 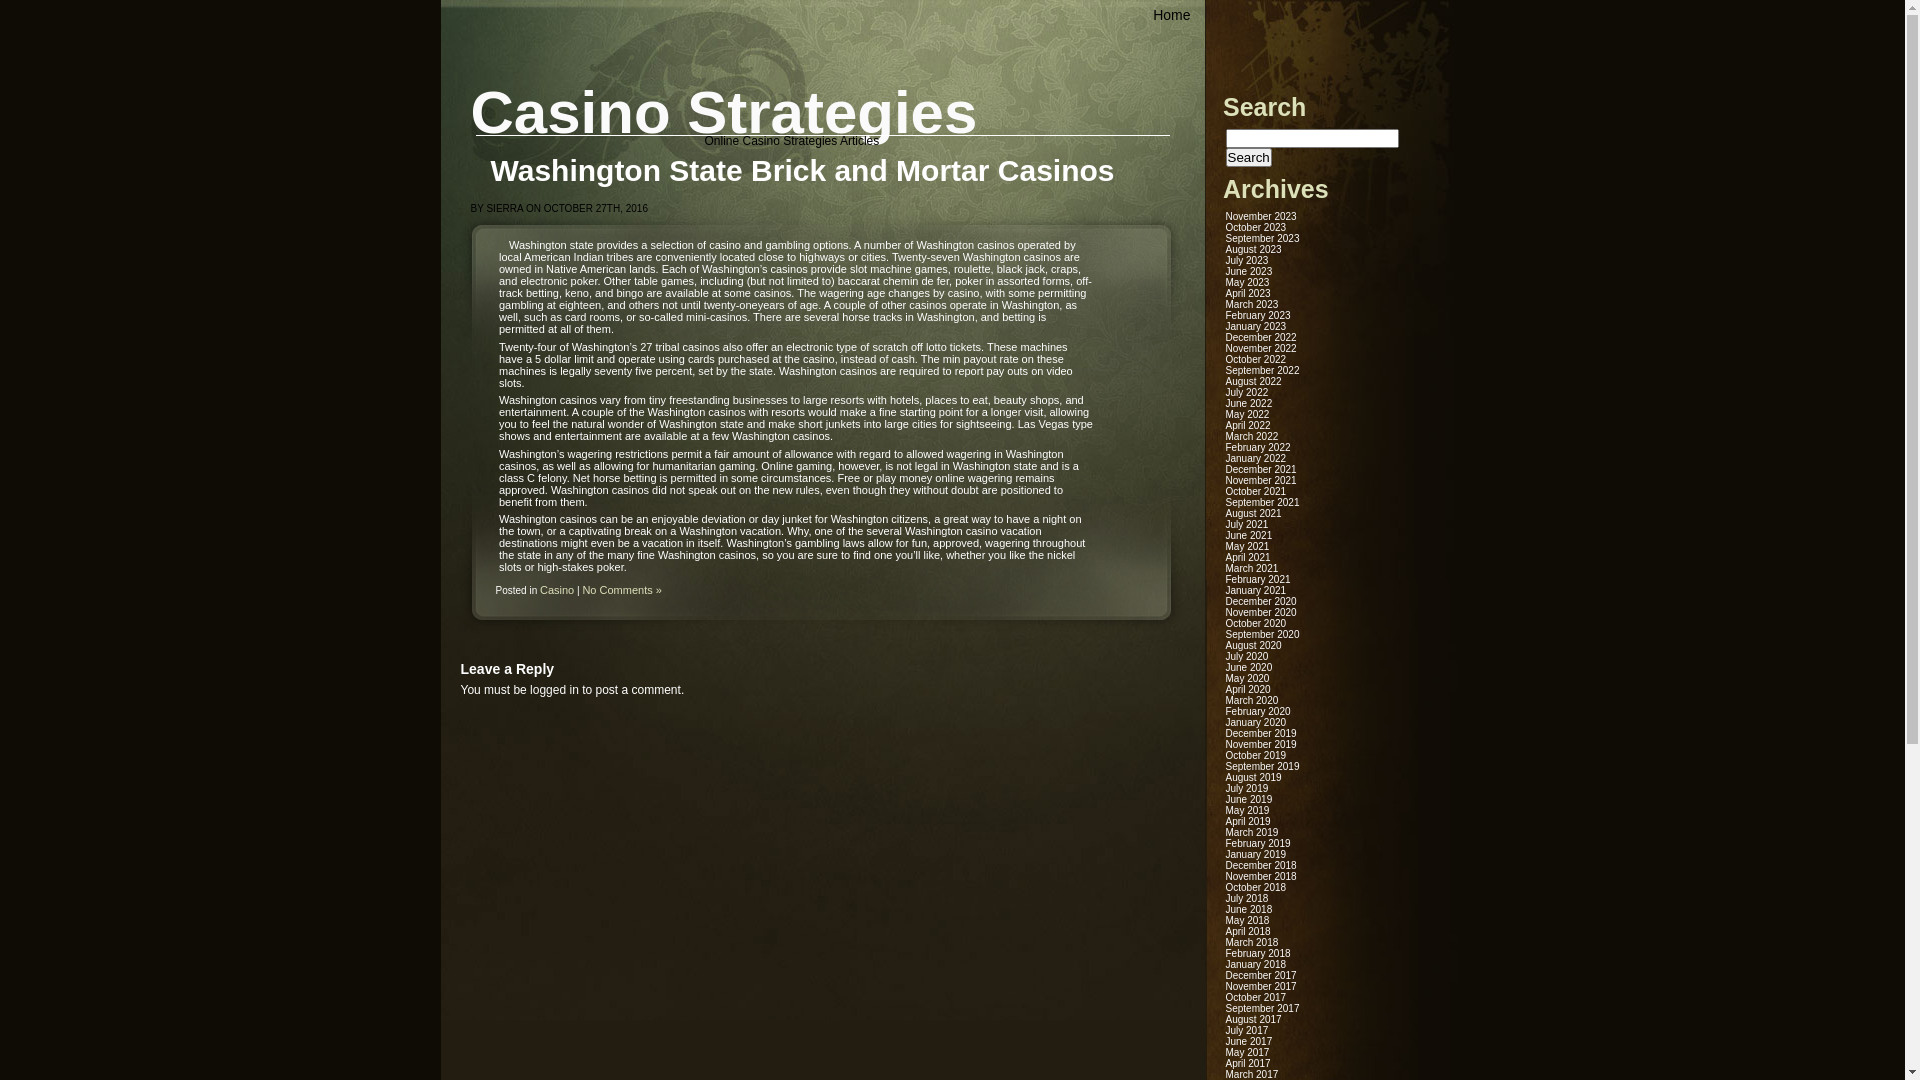 I want to click on 'July 2021', so click(x=1224, y=523).